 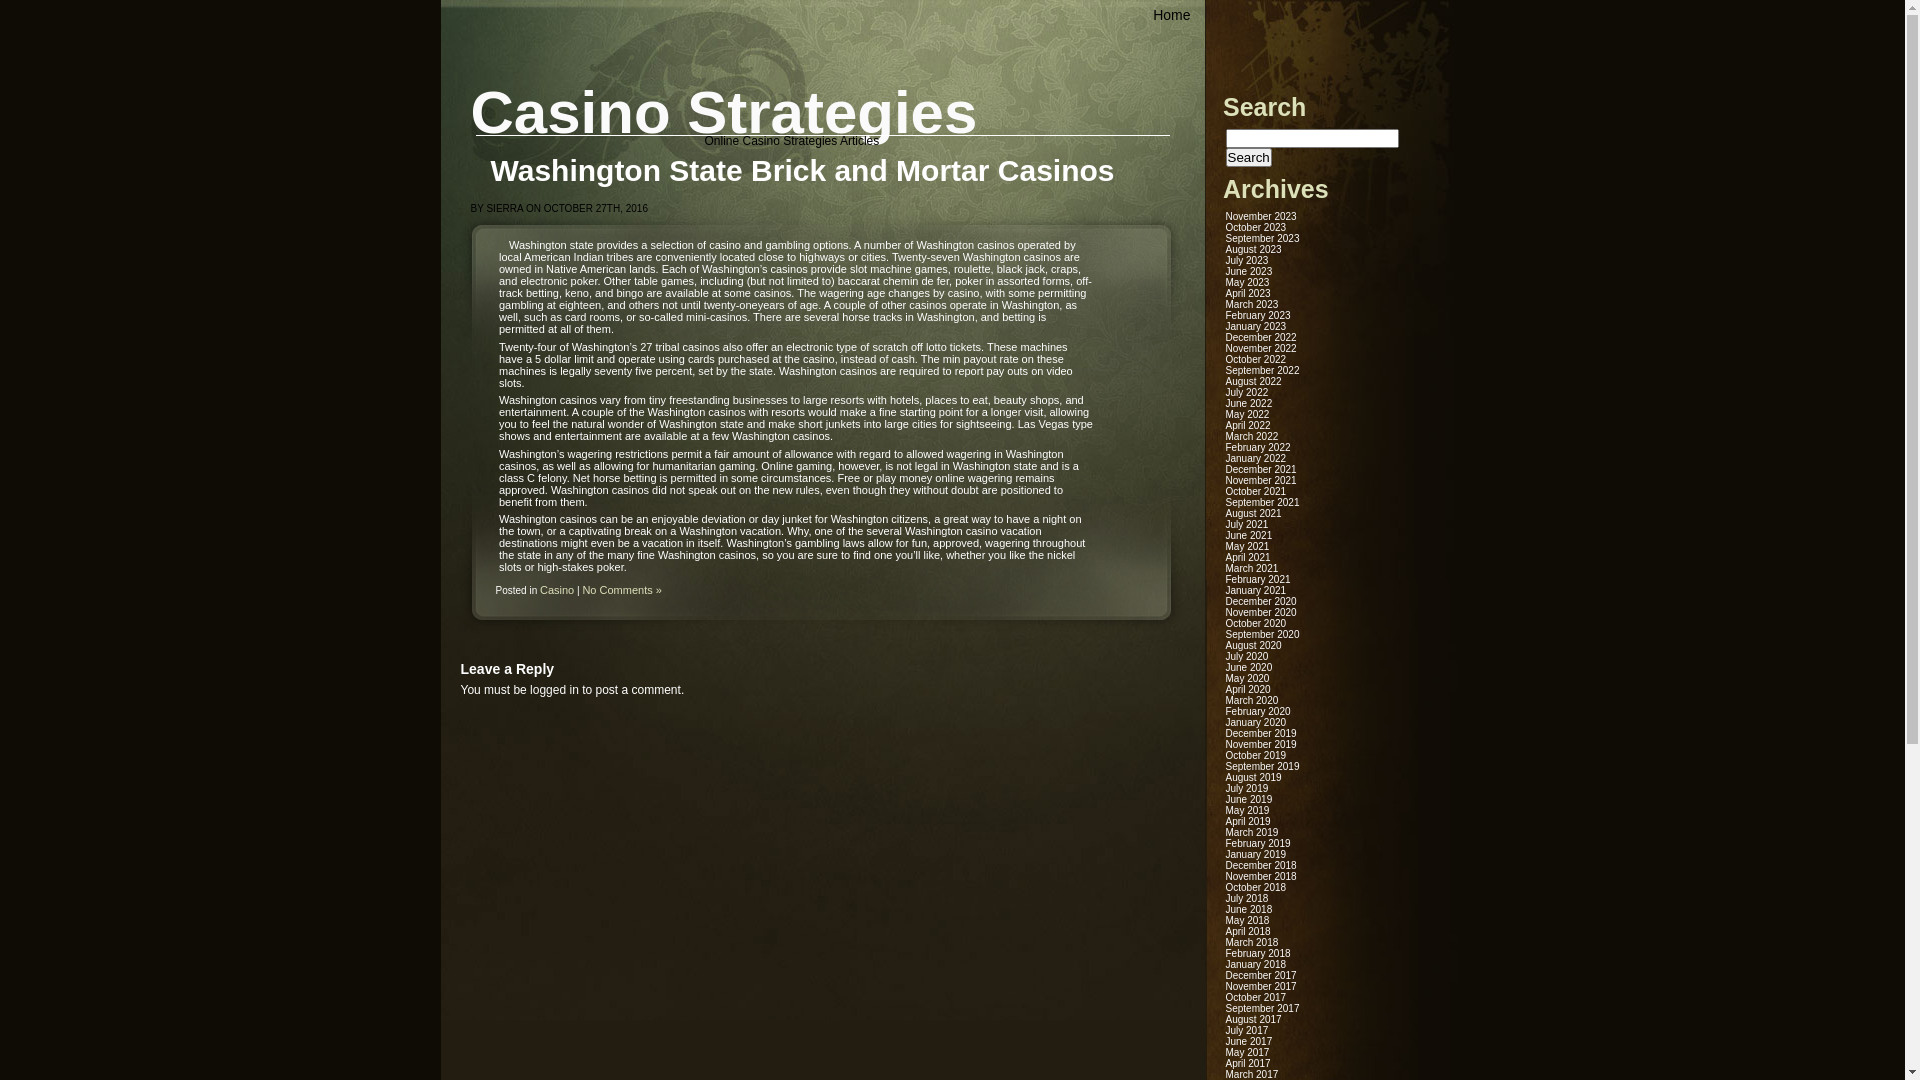 I want to click on 'July 2021', so click(x=1224, y=523).